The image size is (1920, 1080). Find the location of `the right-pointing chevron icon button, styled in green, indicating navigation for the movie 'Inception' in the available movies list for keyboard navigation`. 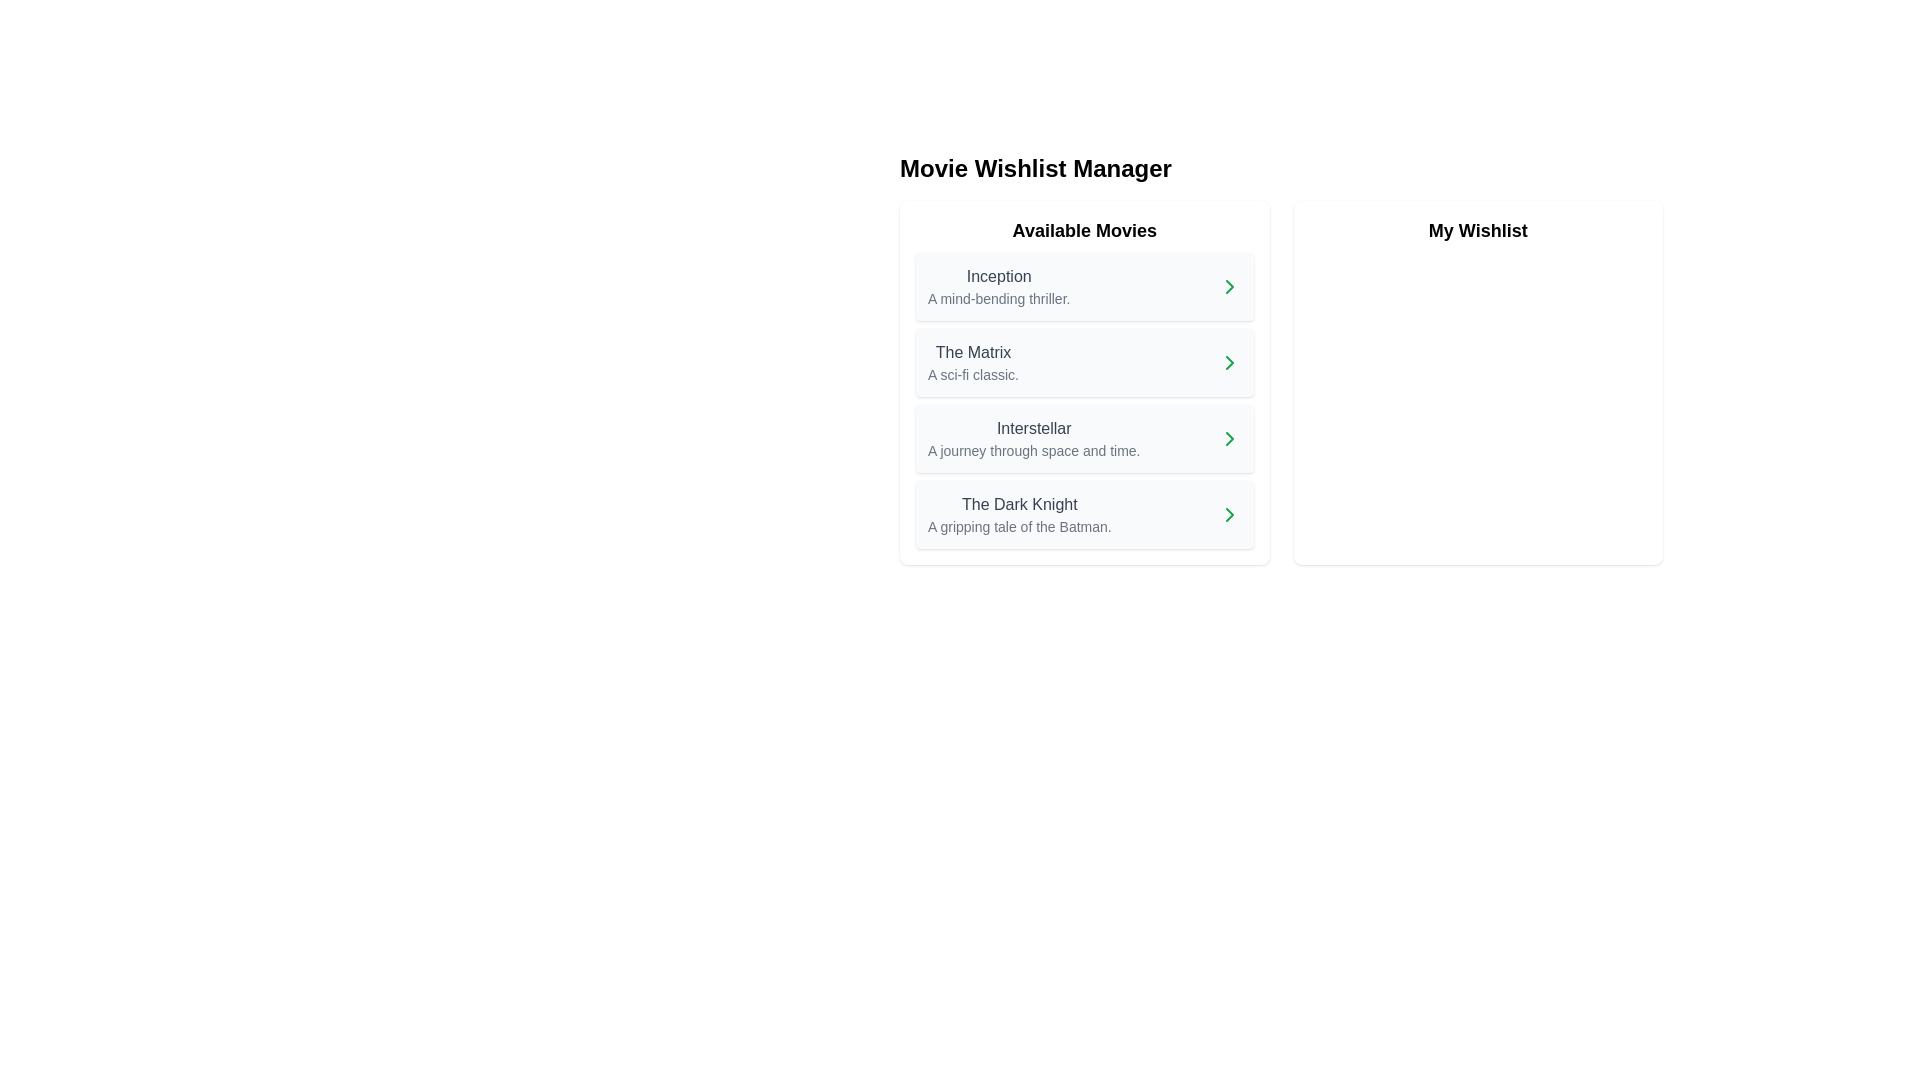

the right-pointing chevron icon button, styled in green, indicating navigation for the movie 'Inception' in the available movies list for keyboard navigation is located at coordinates (1228, 286).